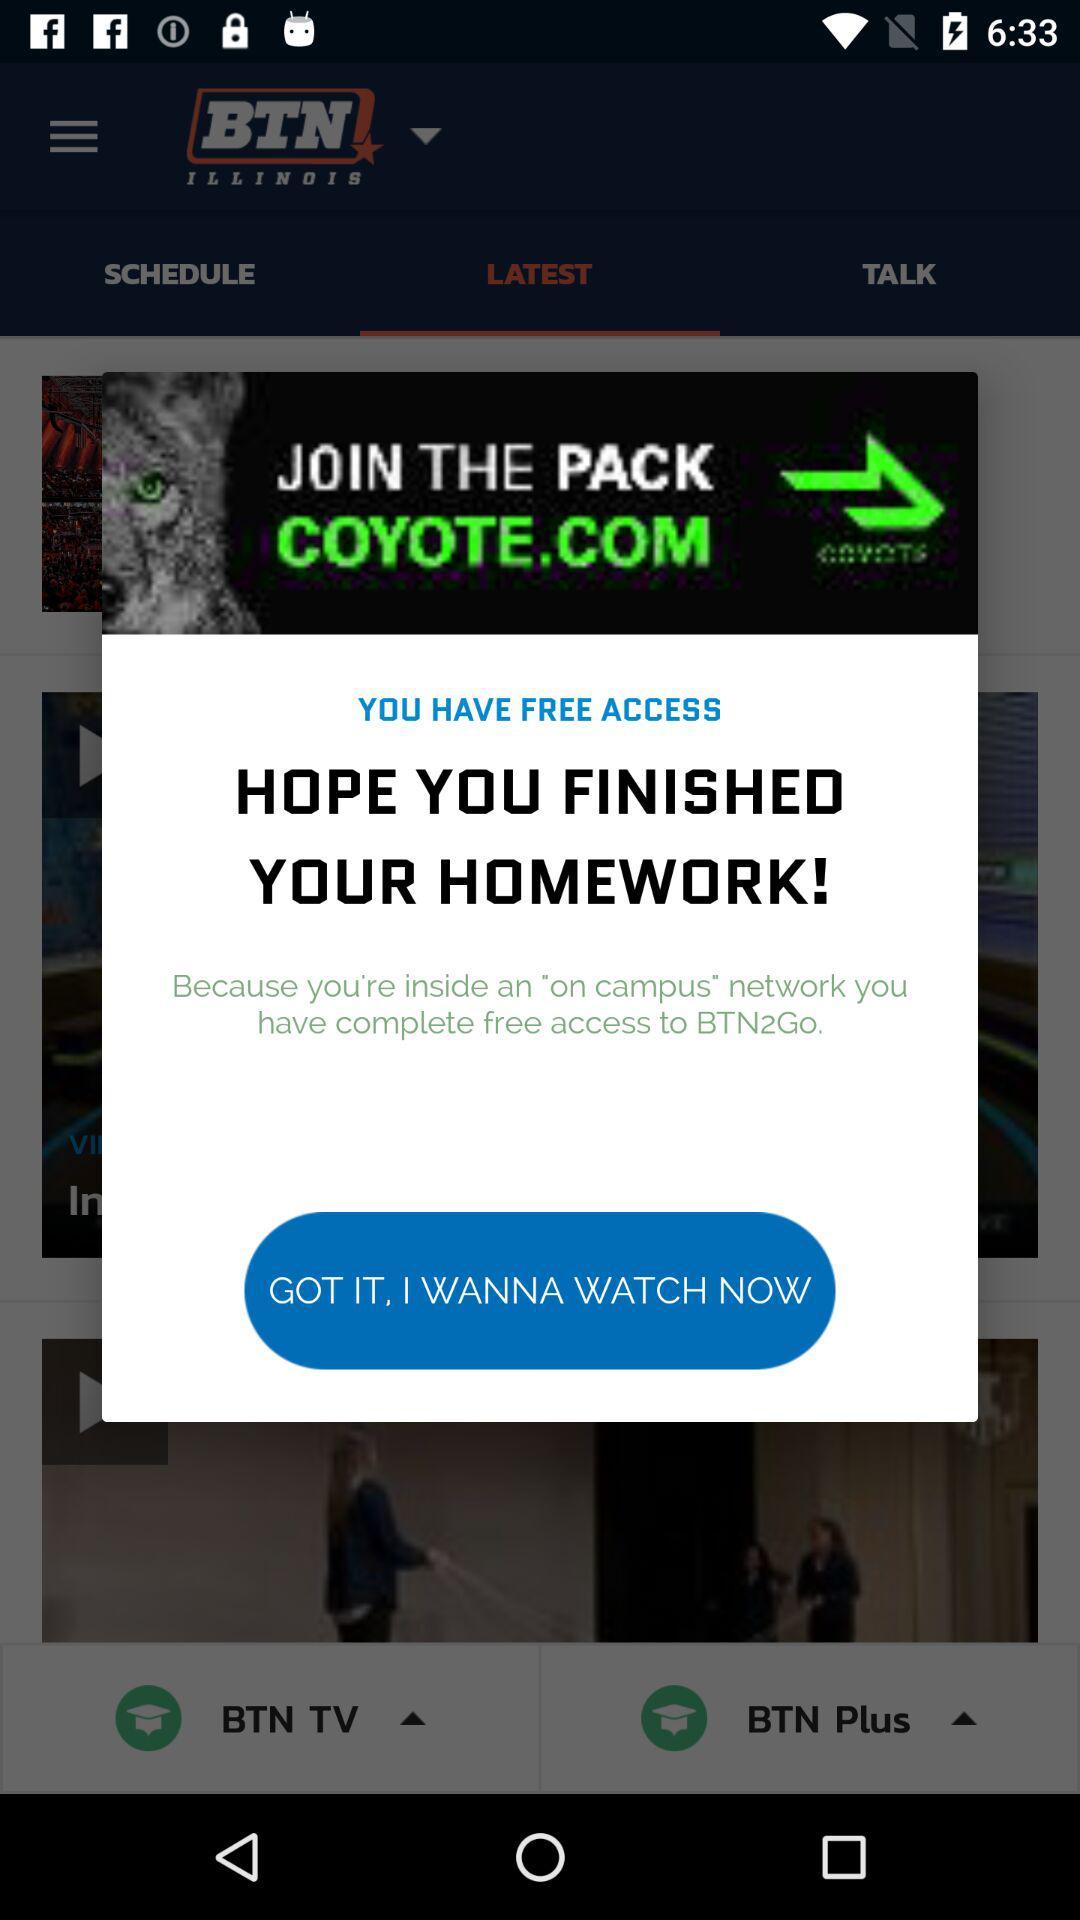 This screenshot has height=1920, width=1080. Describe the element at coordinates (540, 1290) in the screenshot. I see `icon below the because you re` at that location.